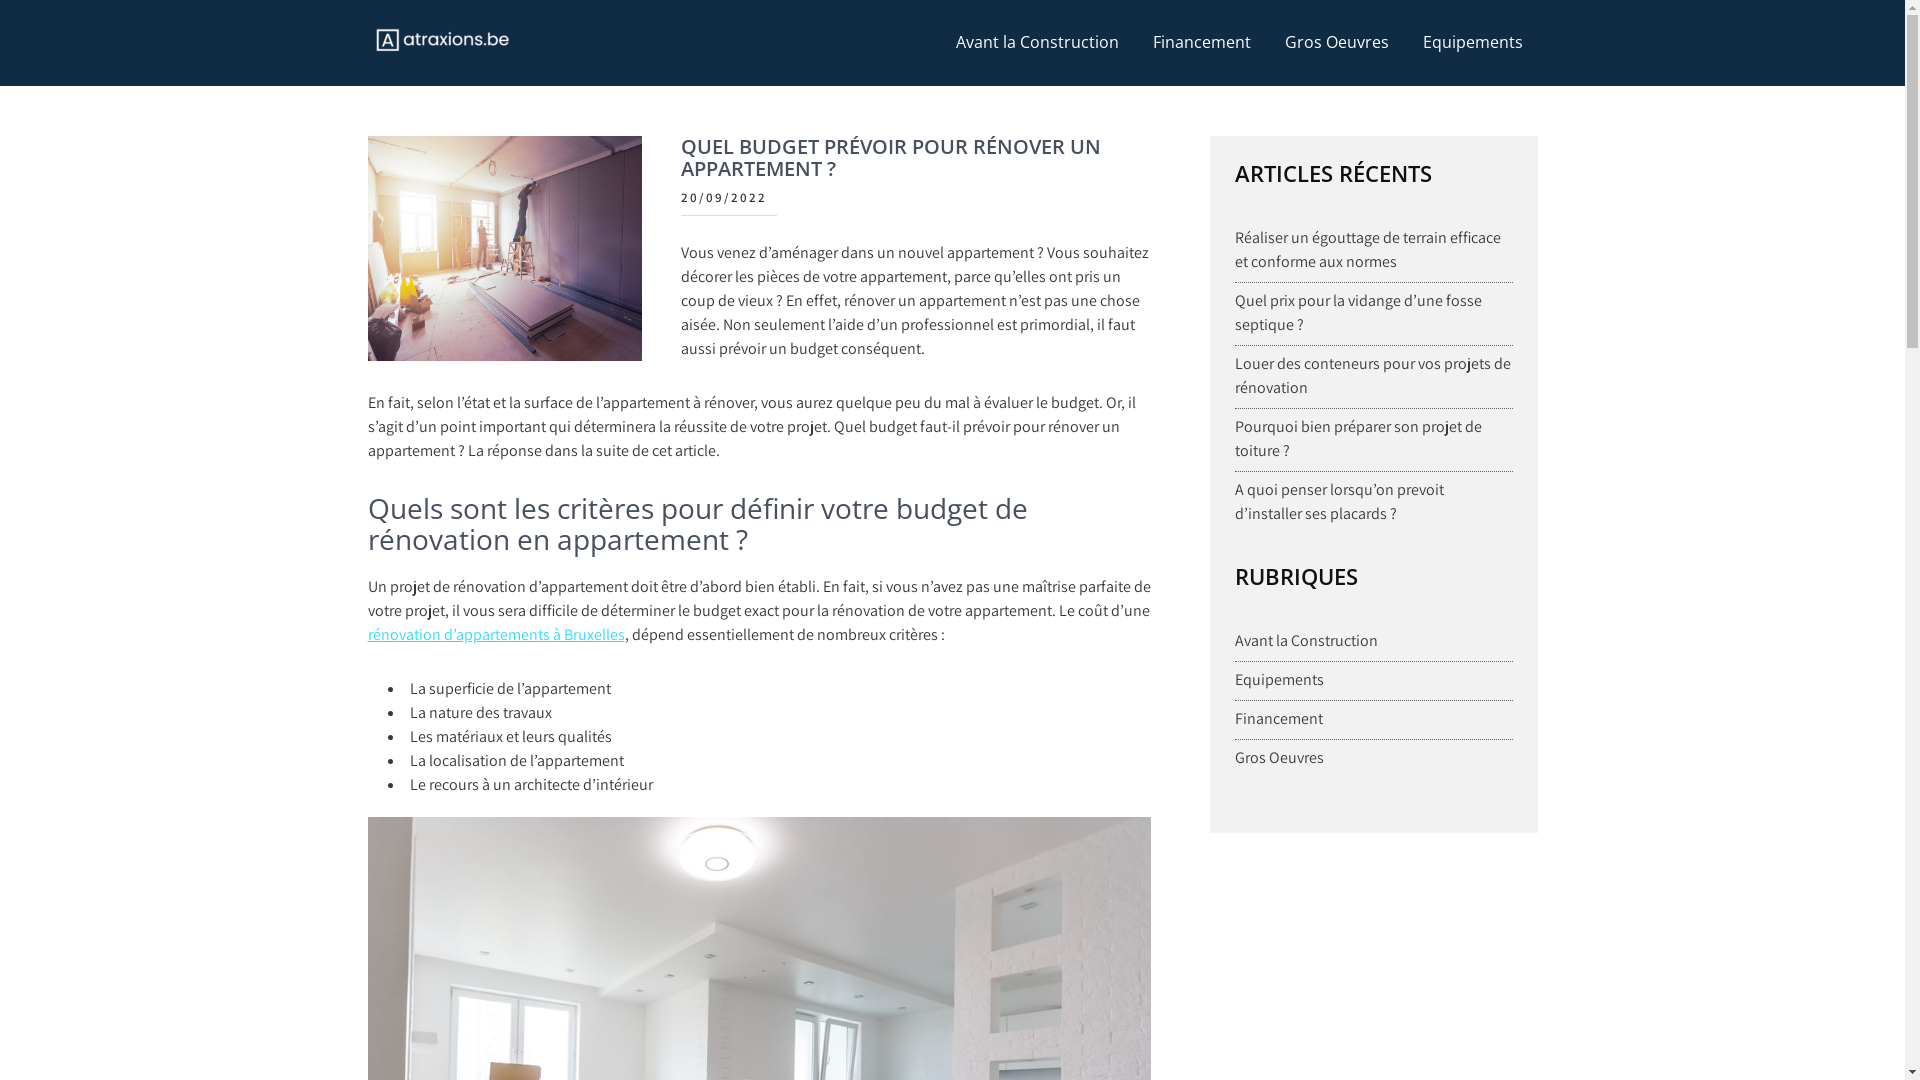 This screenshot has height=1080, width=1920. I want to click on 'Avant la Construction', so click(1036, 42).